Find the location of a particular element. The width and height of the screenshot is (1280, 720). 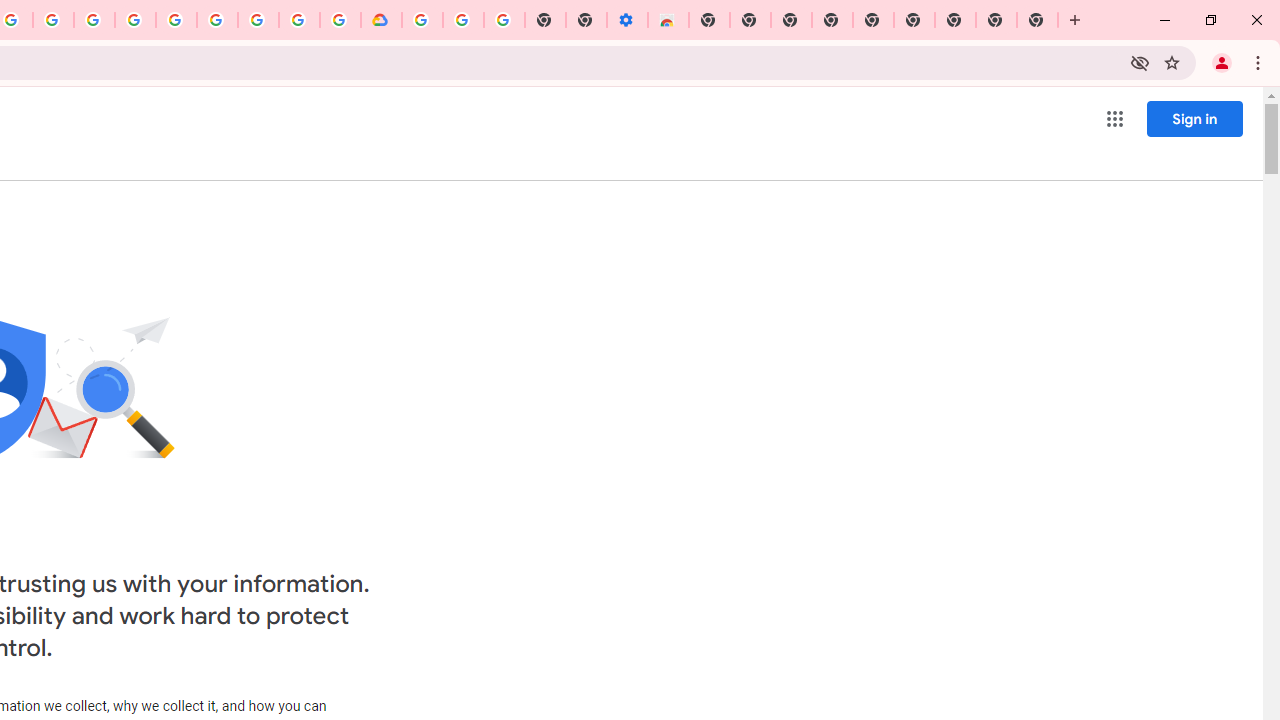

'New Tab' is located at coordinates (1038, 20).